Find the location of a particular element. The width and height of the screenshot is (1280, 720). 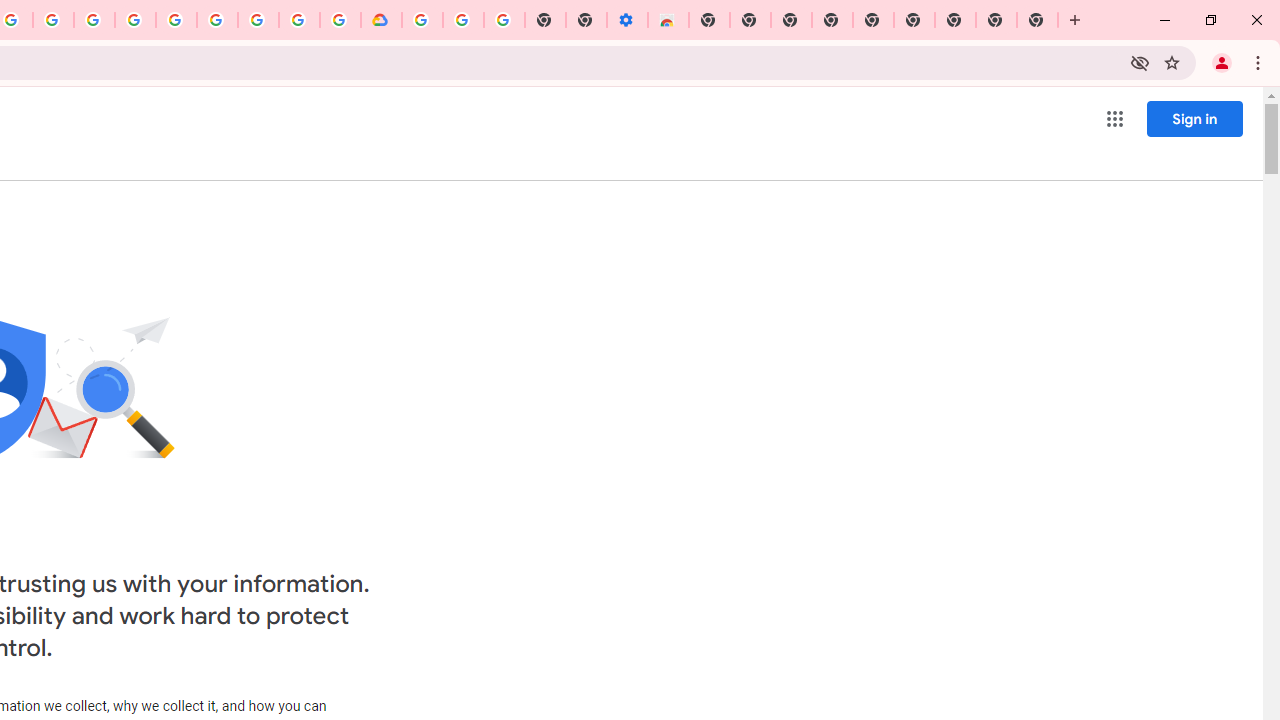

'New Tab' is located at coordinates (1038, 20).